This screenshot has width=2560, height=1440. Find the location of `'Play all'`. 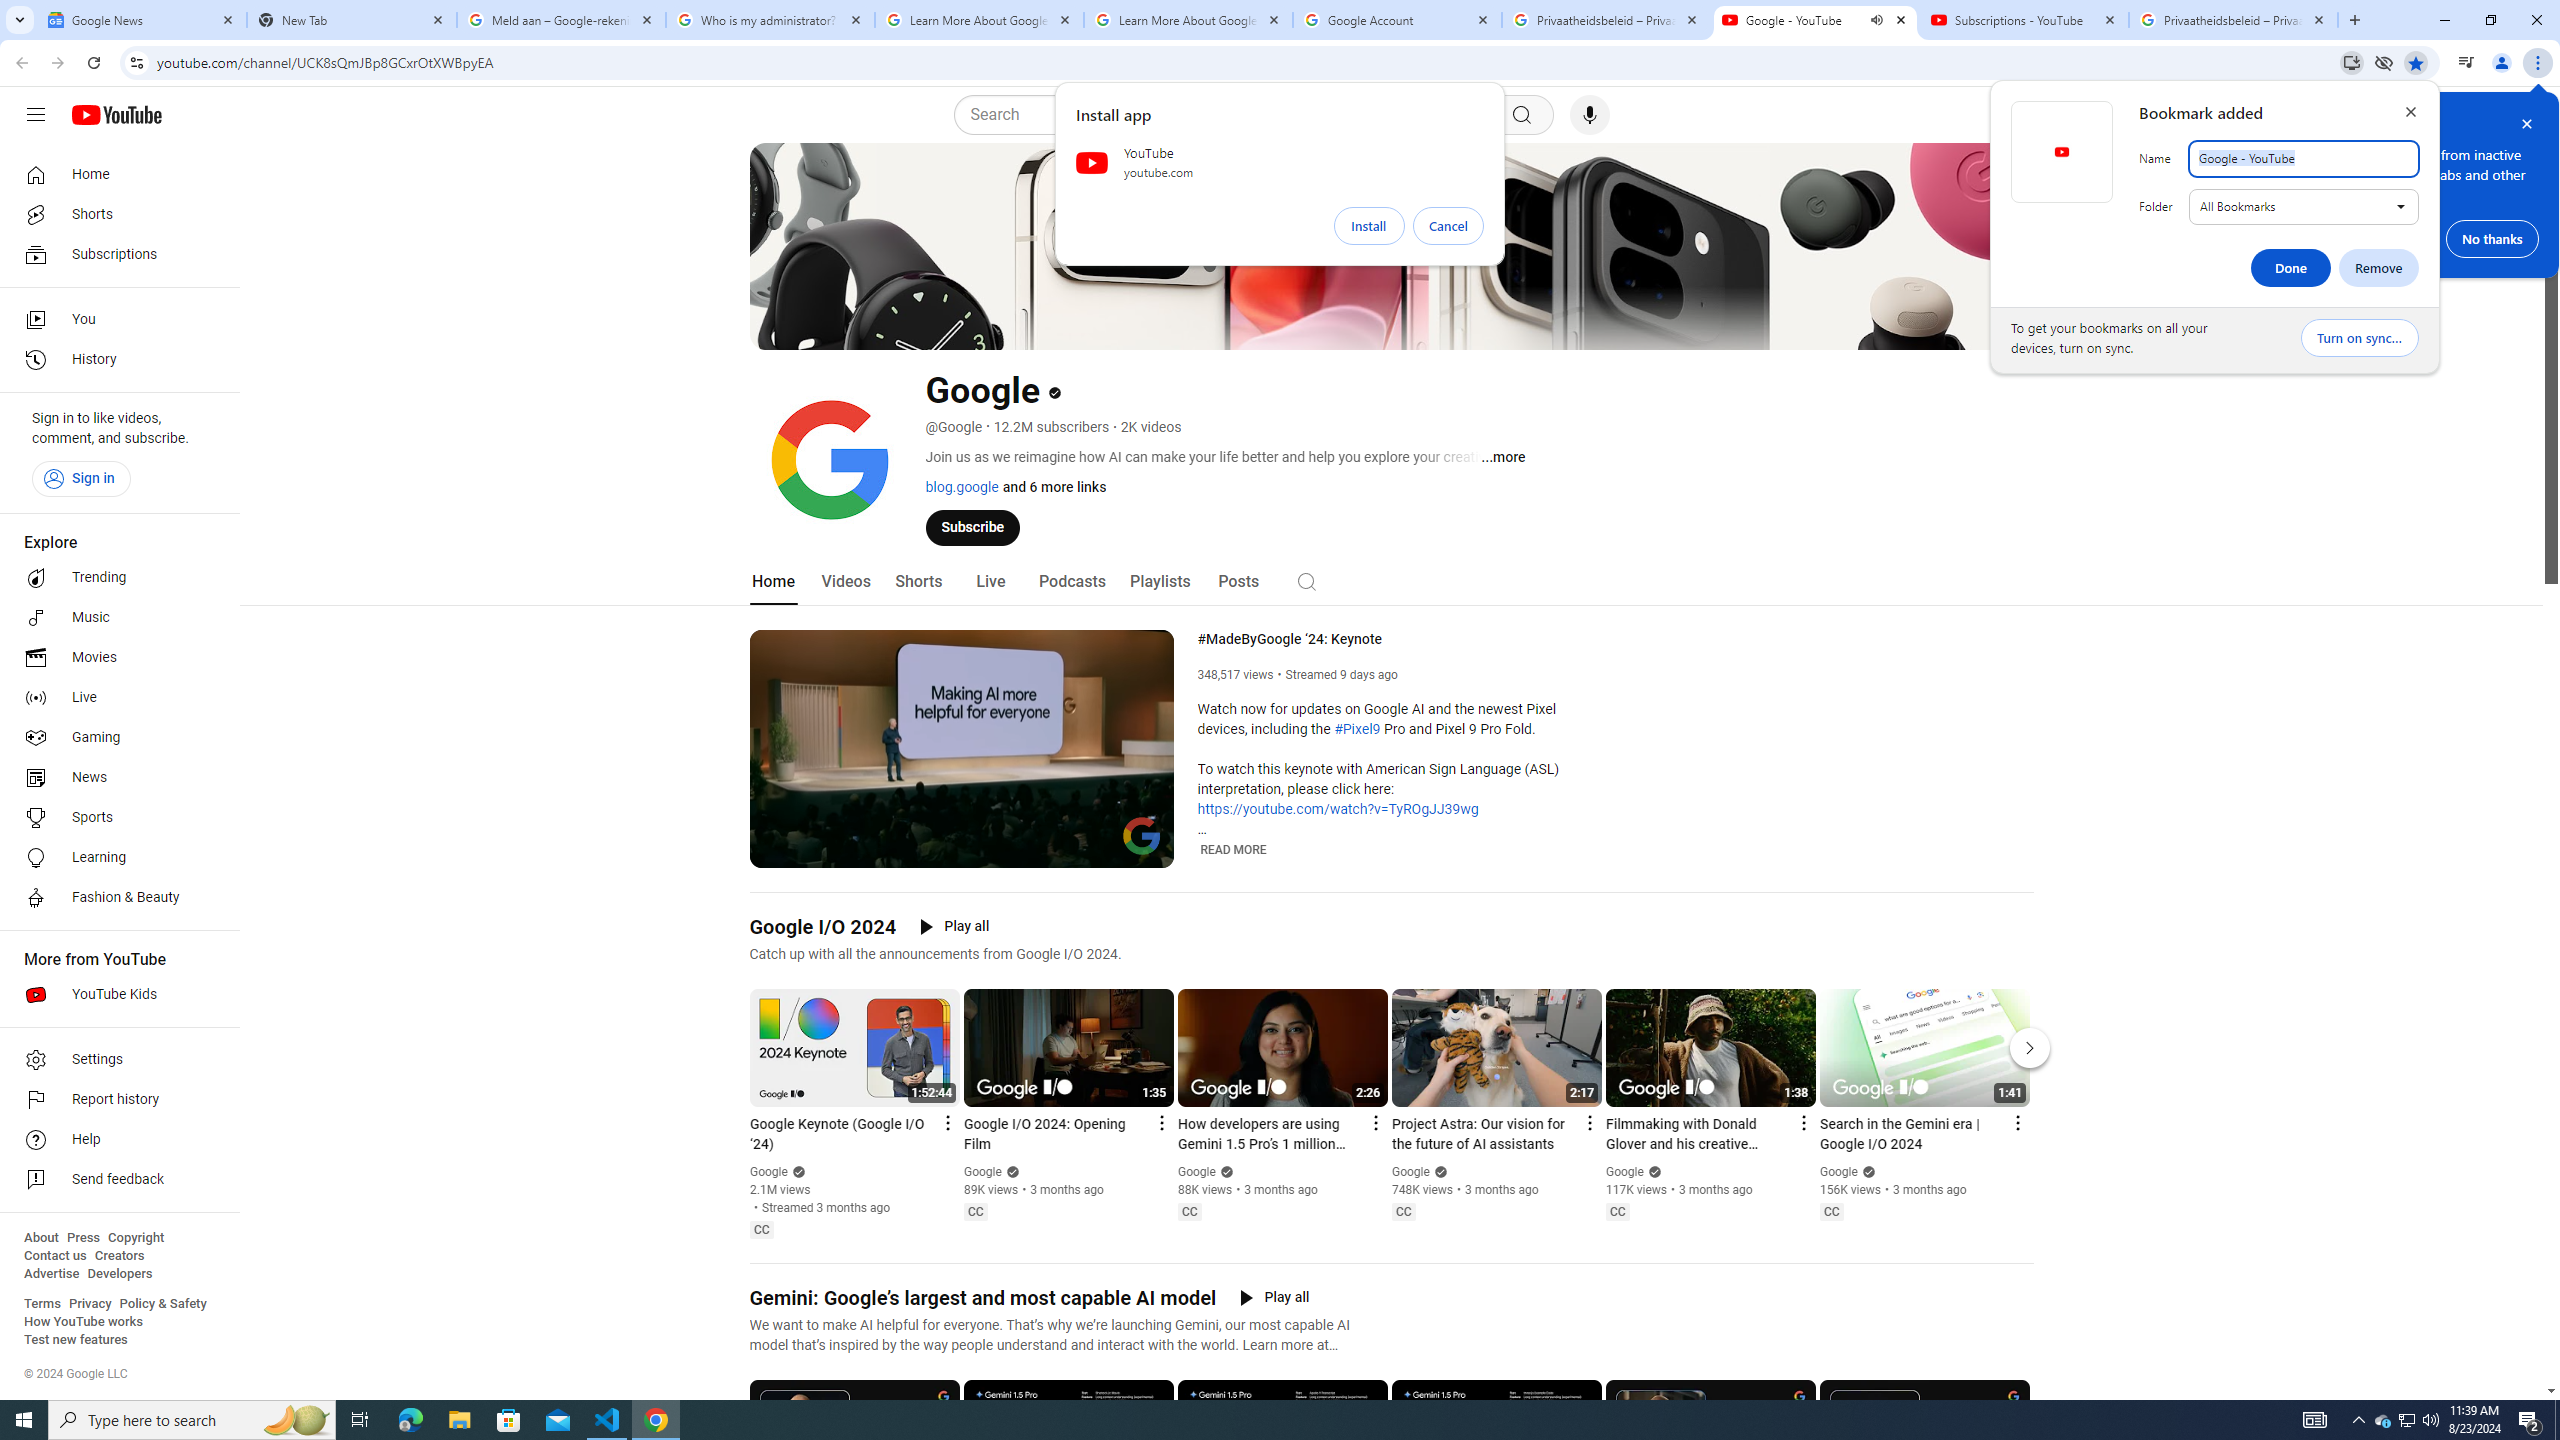

'Play all' is located at coordinates (1273, 1298).